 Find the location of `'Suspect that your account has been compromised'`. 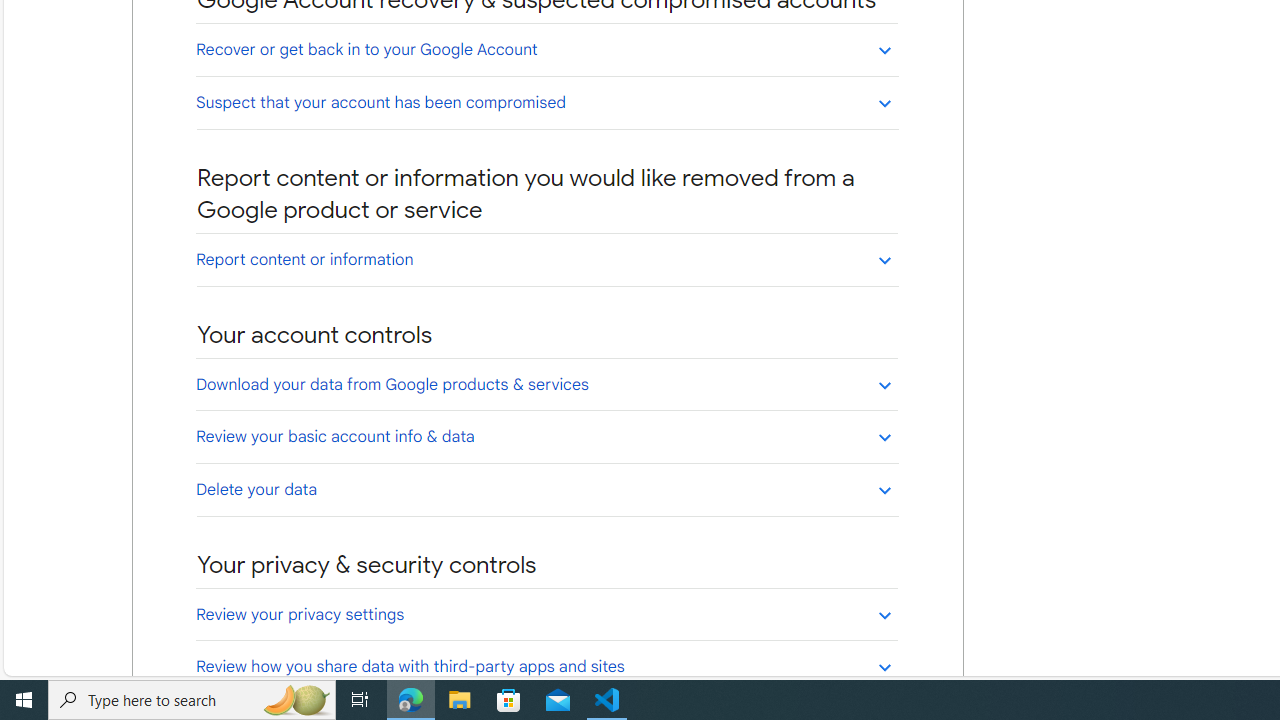

'Suspect that your account has been compromised' is located at coordinates (547, 102).